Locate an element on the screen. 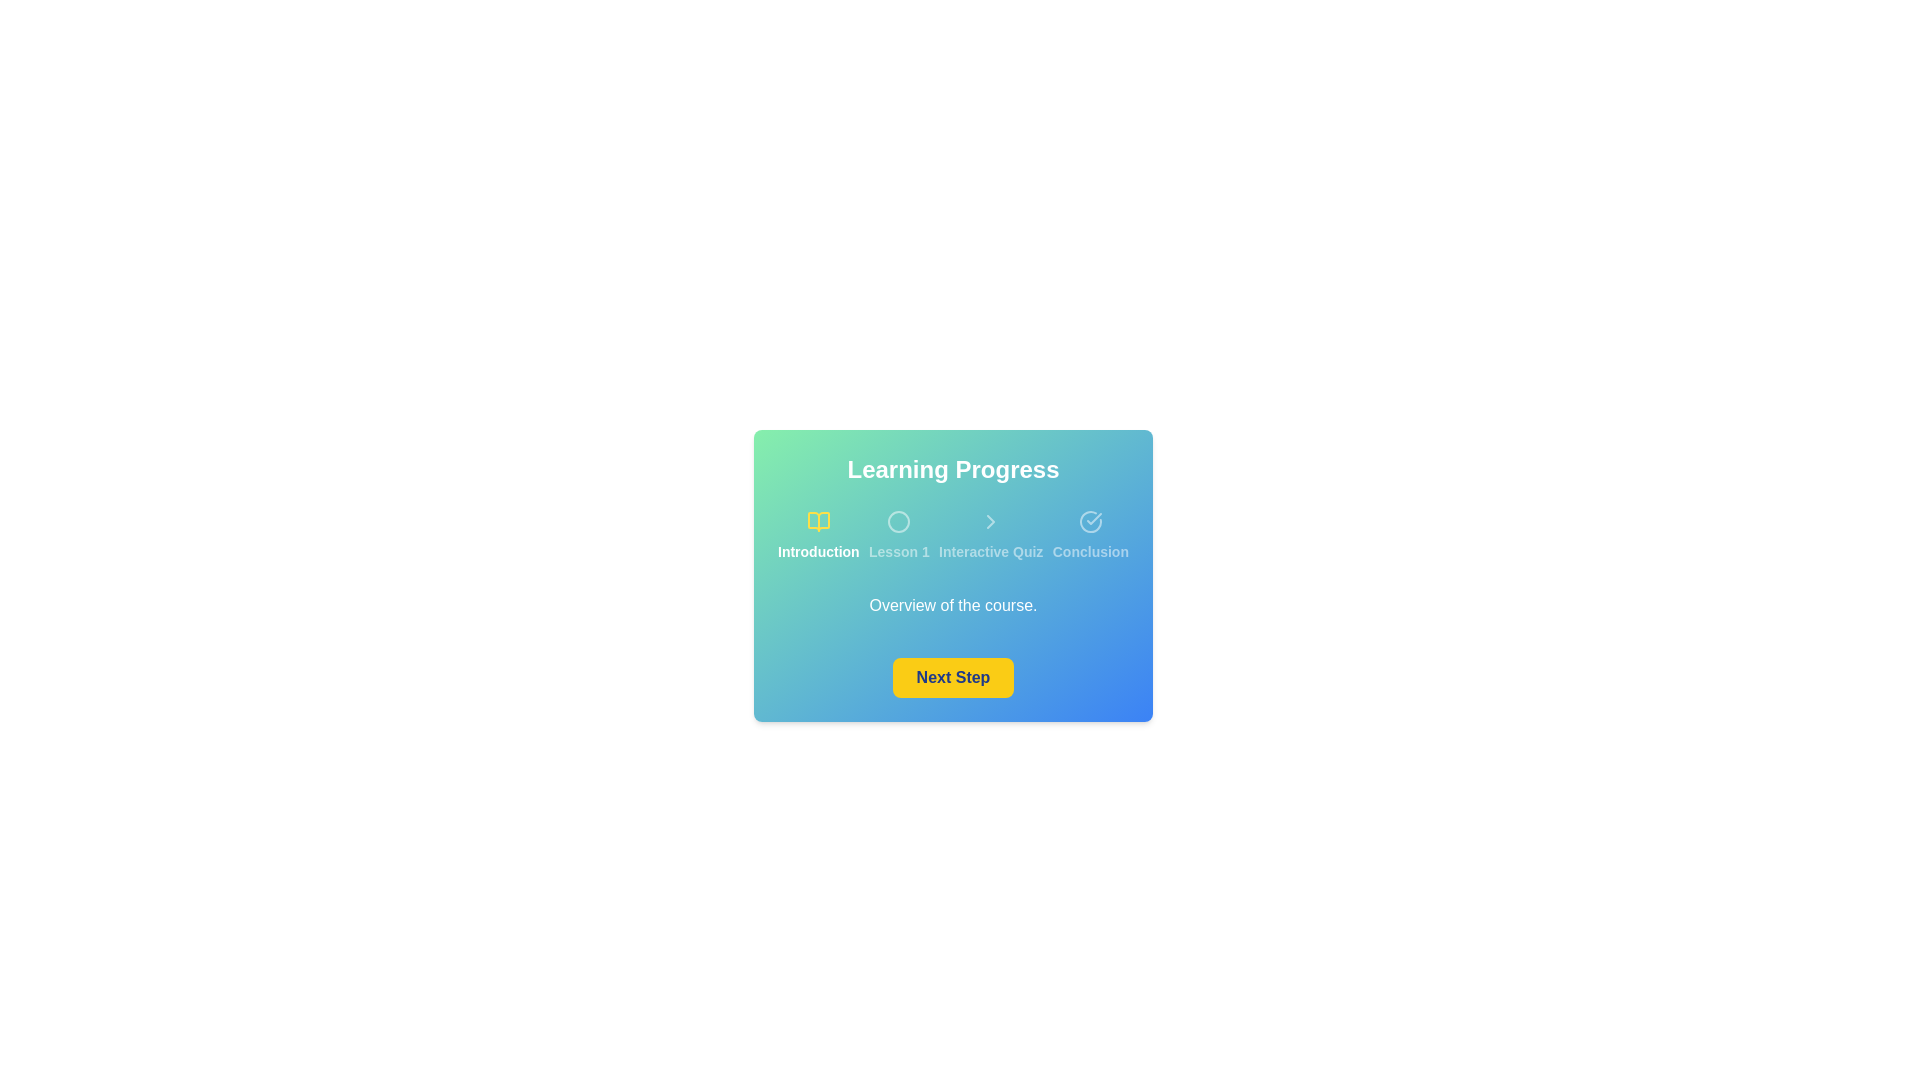 The height and width of the screenshot is (1080, 1920). the state of the 'Conclusion' stage indicator, which is the fourth item in the horizontal sequence under 'Learning Progress' is located at coordinates (1089, 535).